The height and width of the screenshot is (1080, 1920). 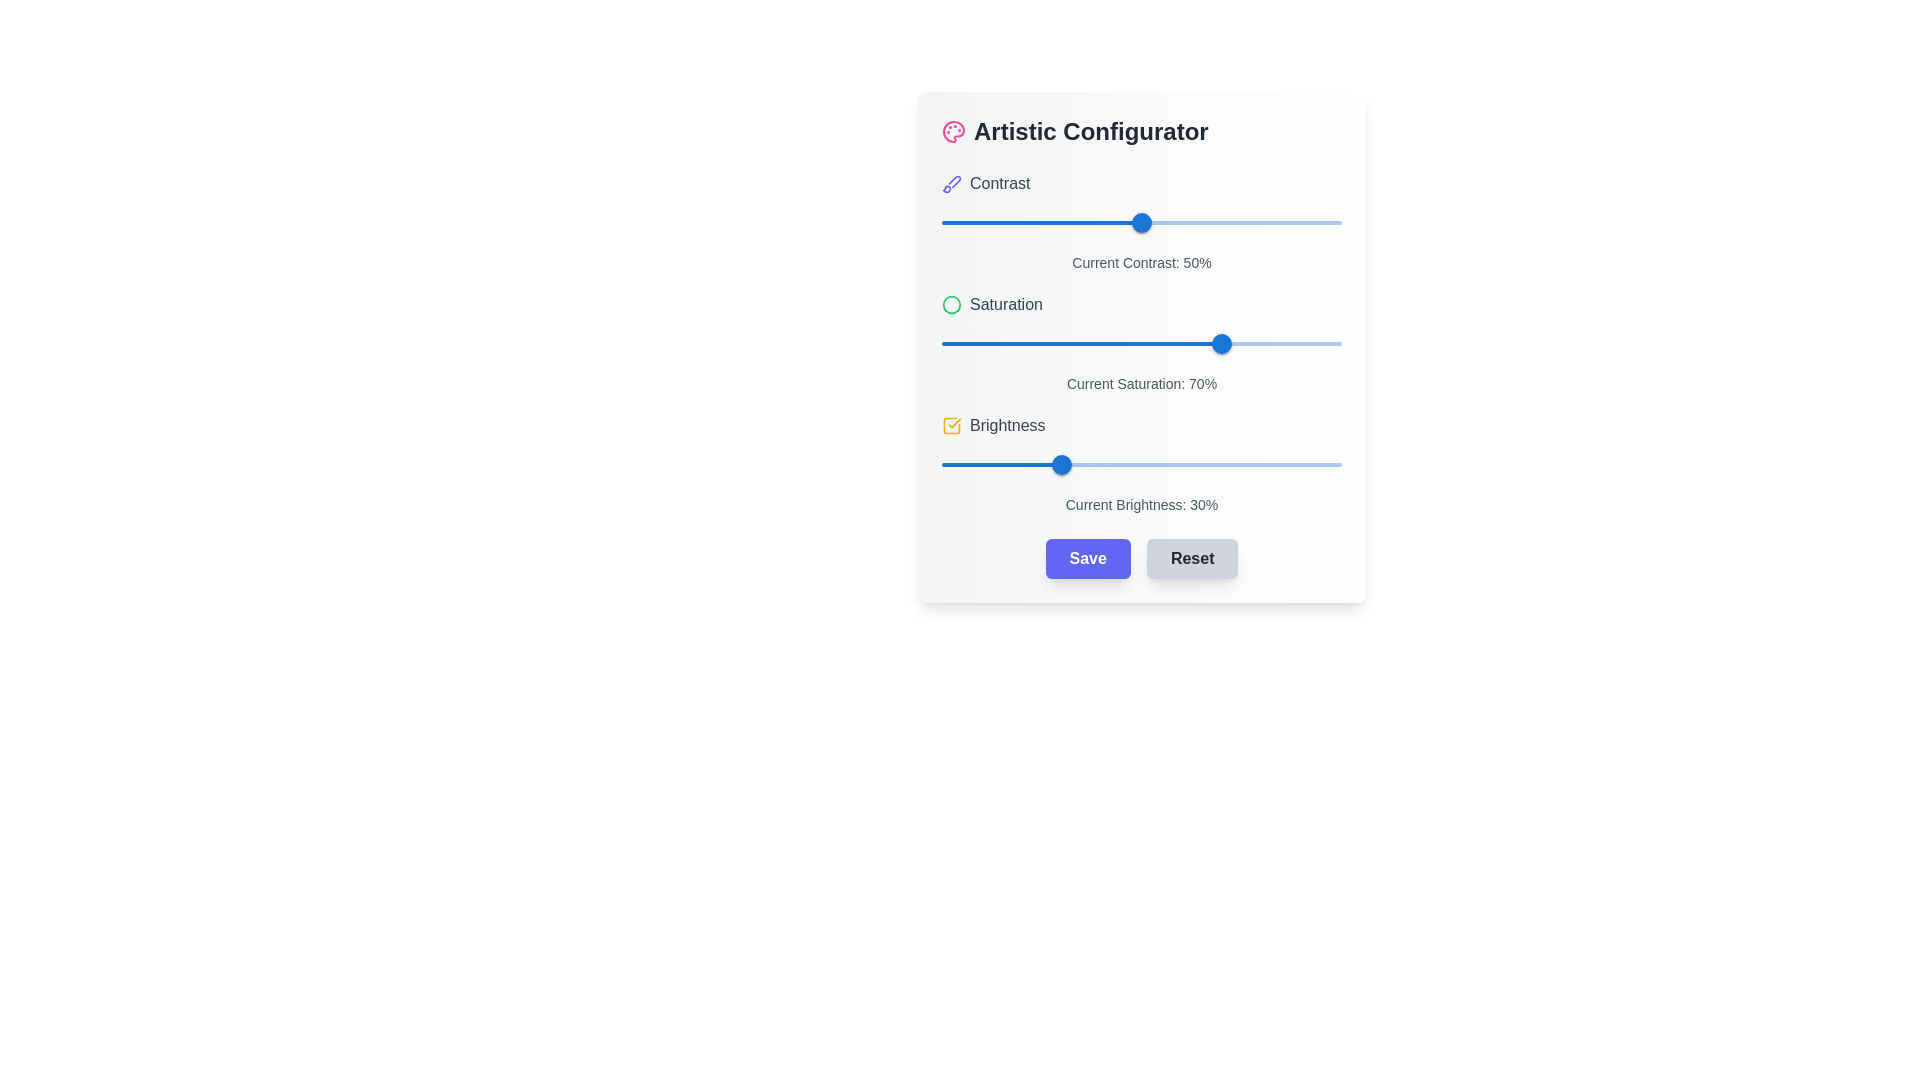 What do you see at coordinates (940, 465) in the screenshot?
I see `the brightness level` at bounding box center [940, 465].